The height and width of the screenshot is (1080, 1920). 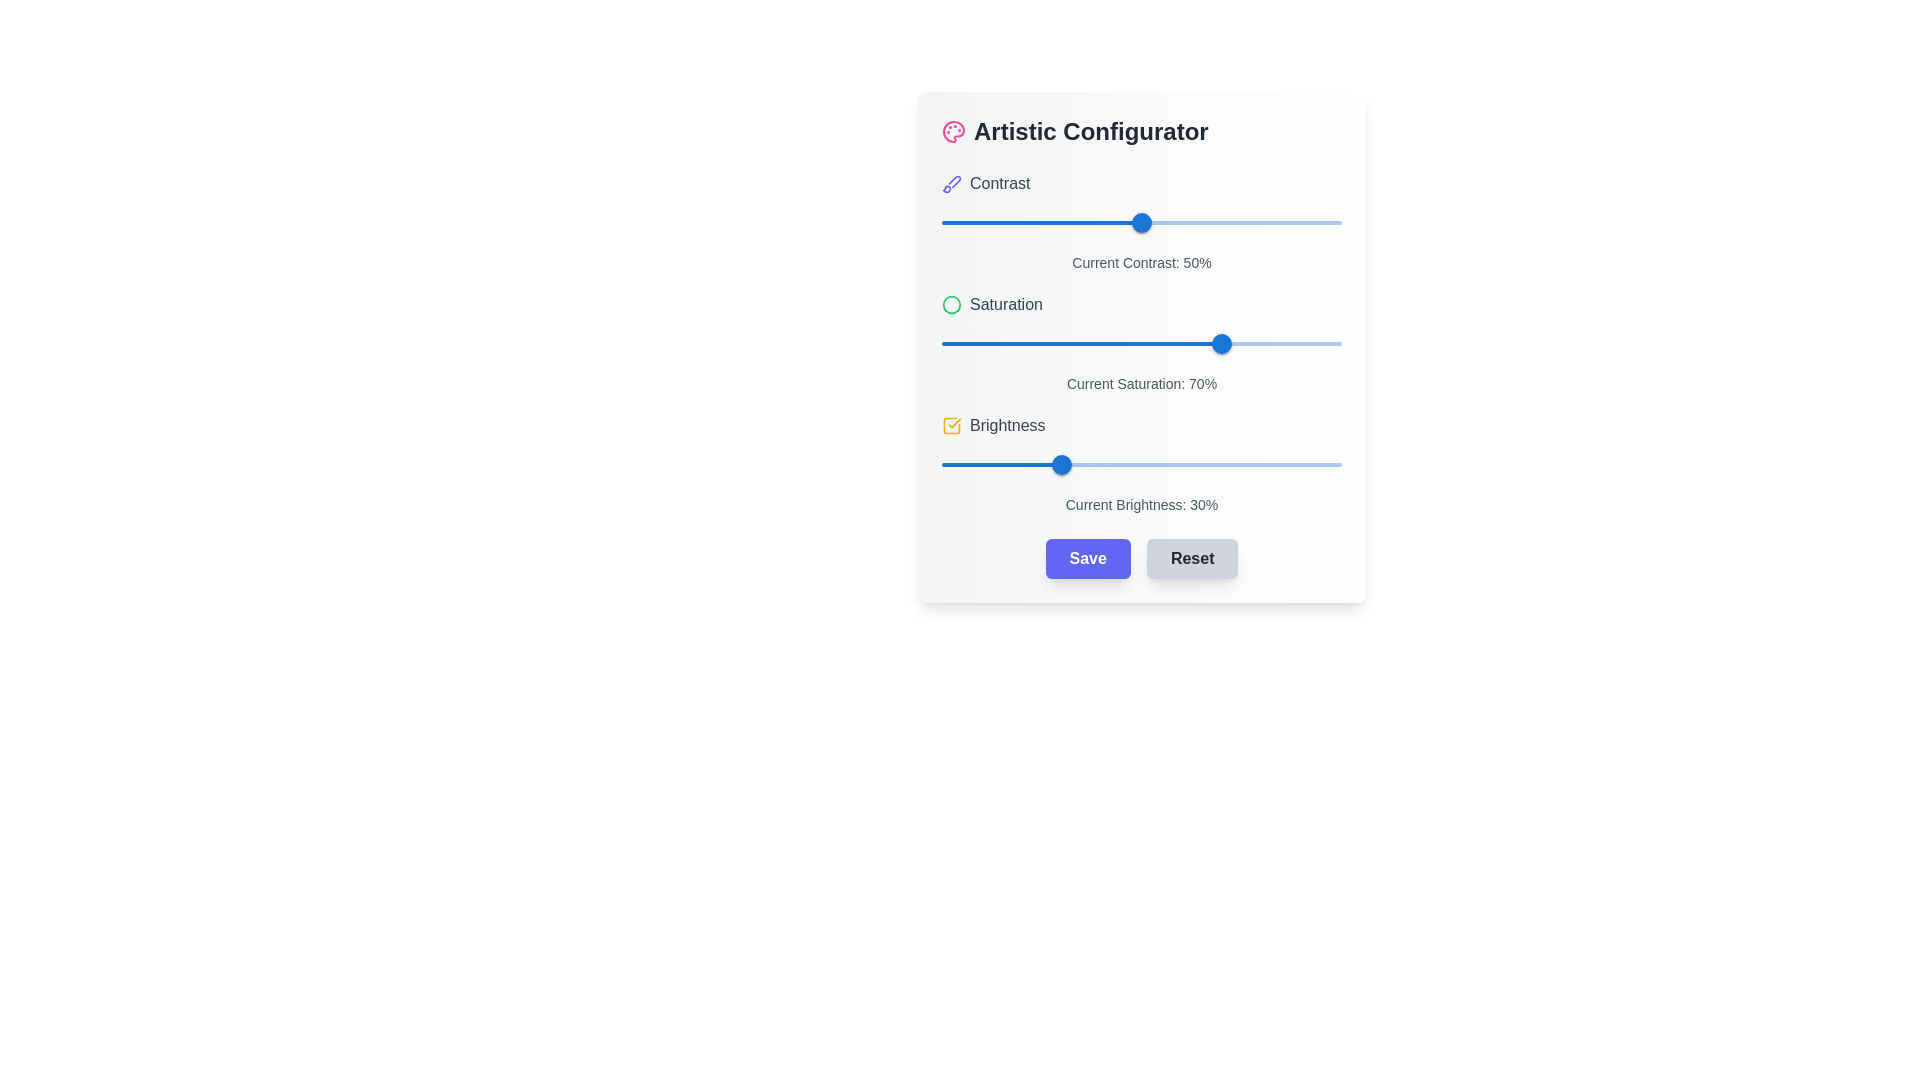 What do you see at coordinates (940, 465) in the screenshot?
I see `the brightness level` at bounding box center [940, 465].